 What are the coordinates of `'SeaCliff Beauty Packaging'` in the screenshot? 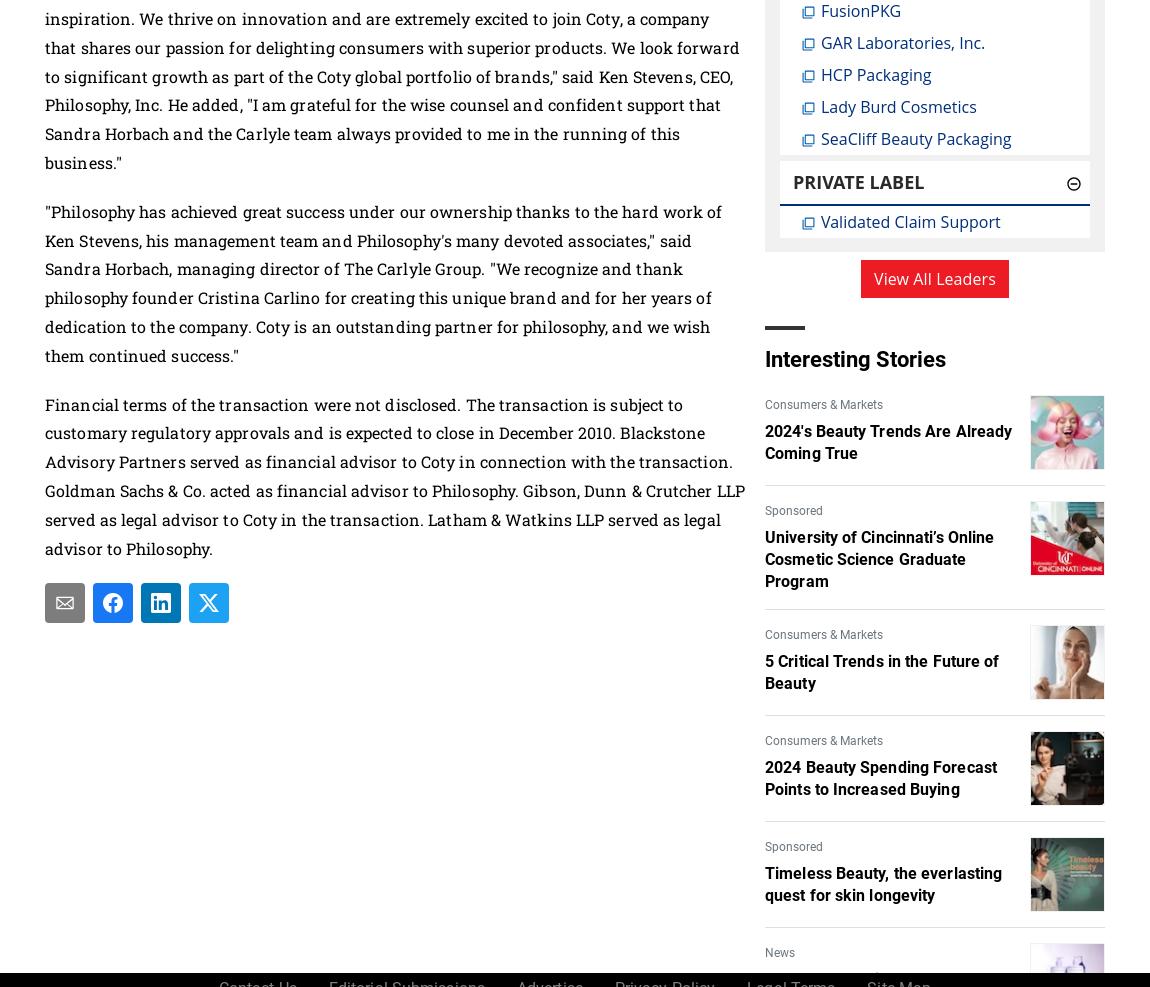 It's located at (819, 138).